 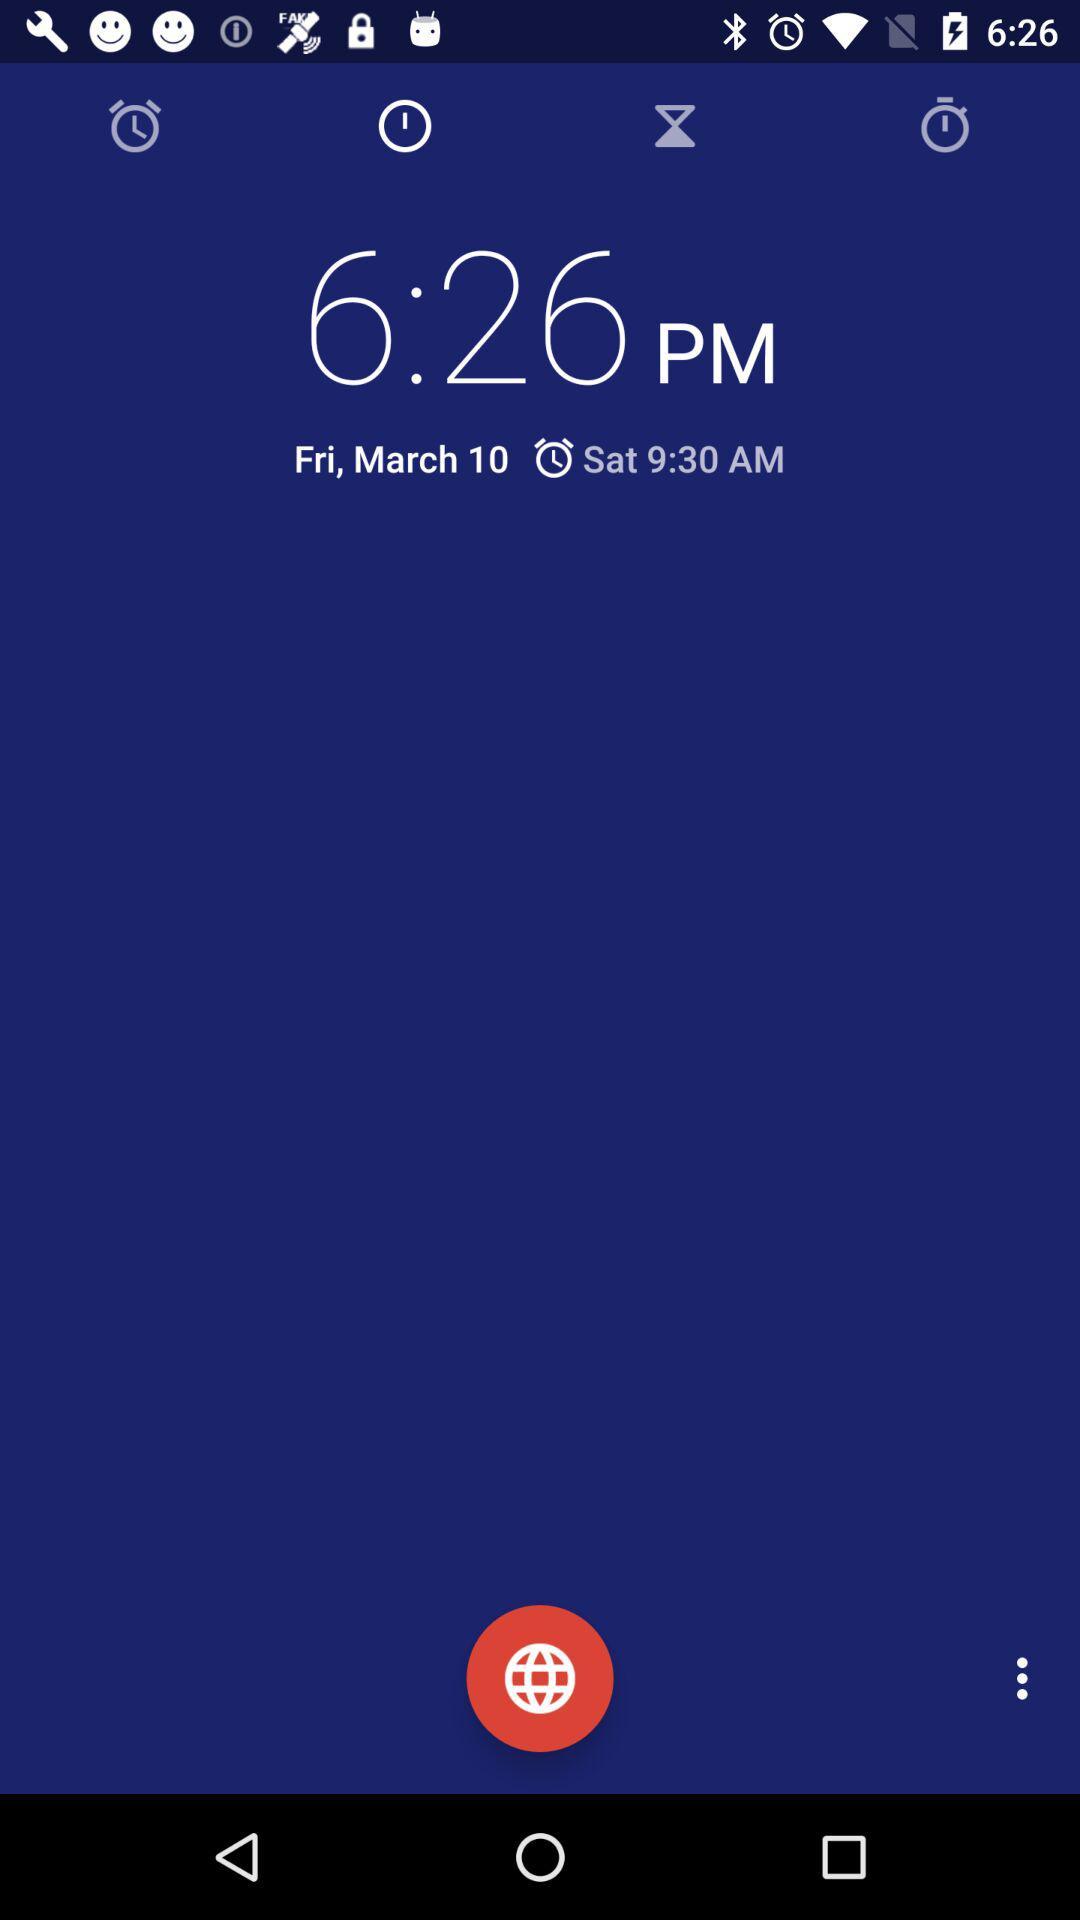 What do you see at coordinates (401, 457) in the screenshot?
I see `the fri, march 10 icon` at bounding box center [401, 457].